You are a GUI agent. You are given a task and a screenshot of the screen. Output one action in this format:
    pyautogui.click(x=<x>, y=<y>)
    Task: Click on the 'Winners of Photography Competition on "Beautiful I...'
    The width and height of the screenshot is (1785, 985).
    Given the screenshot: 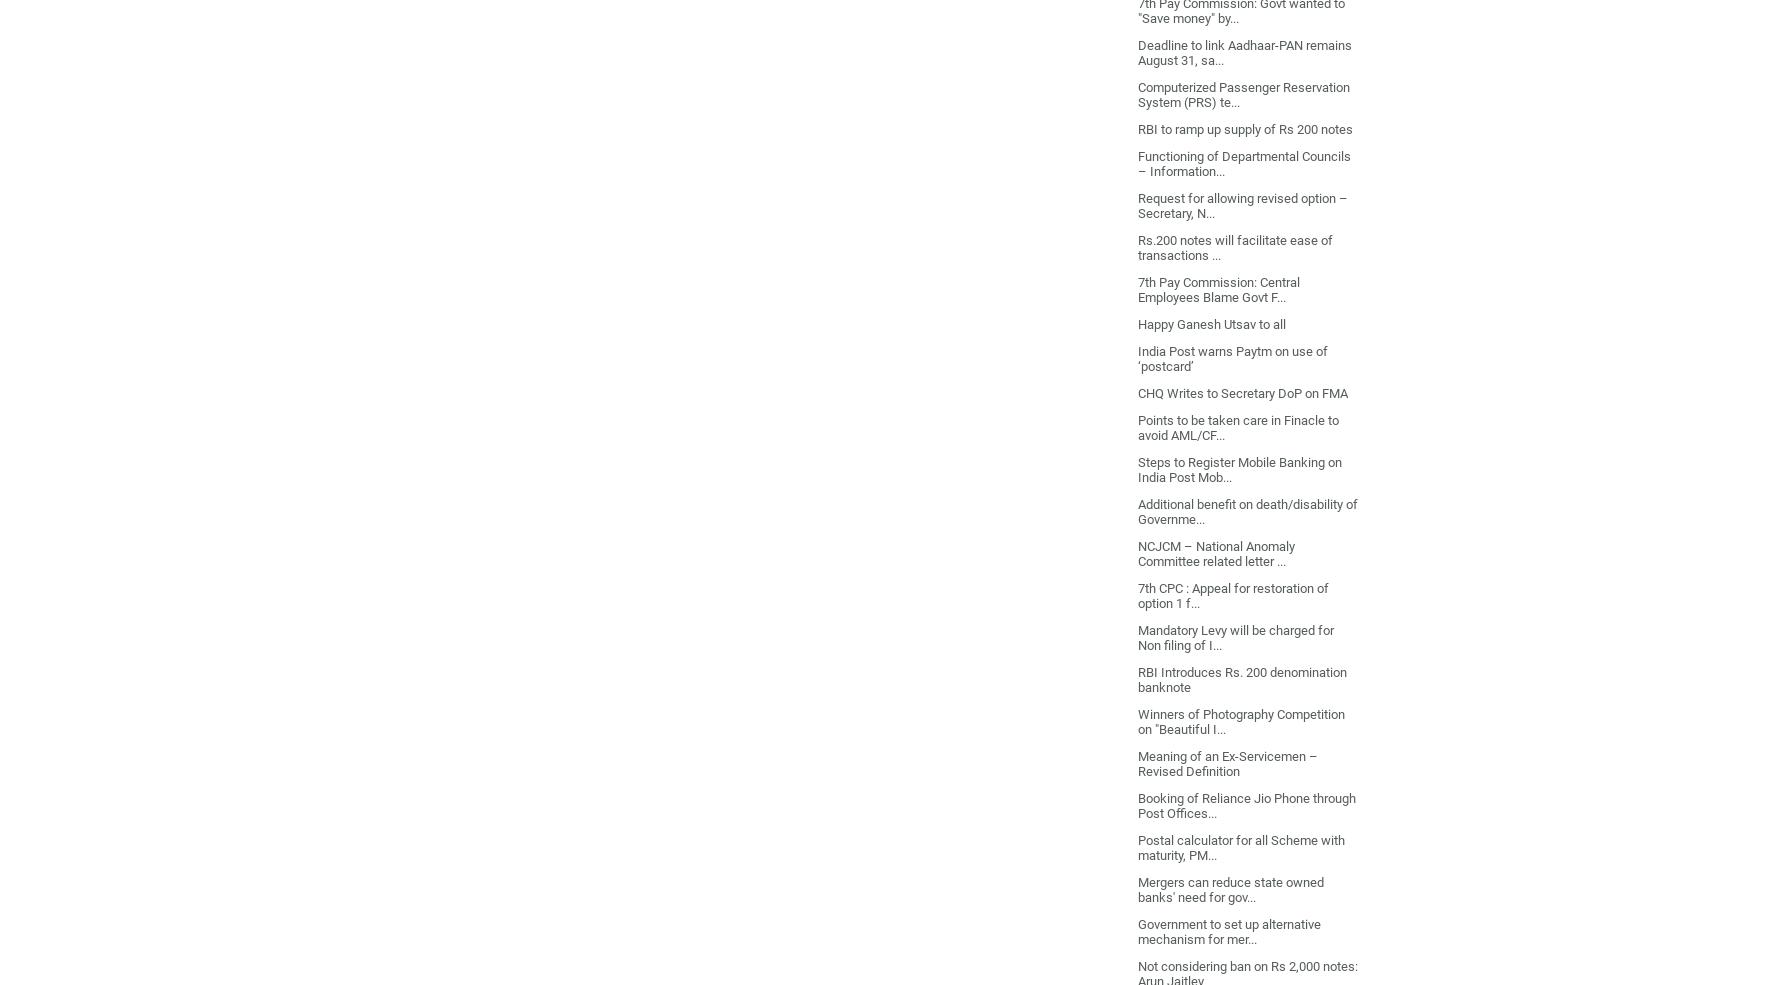 What is the action you would take?
    pyautogui.click(x=1239, y=721)
    